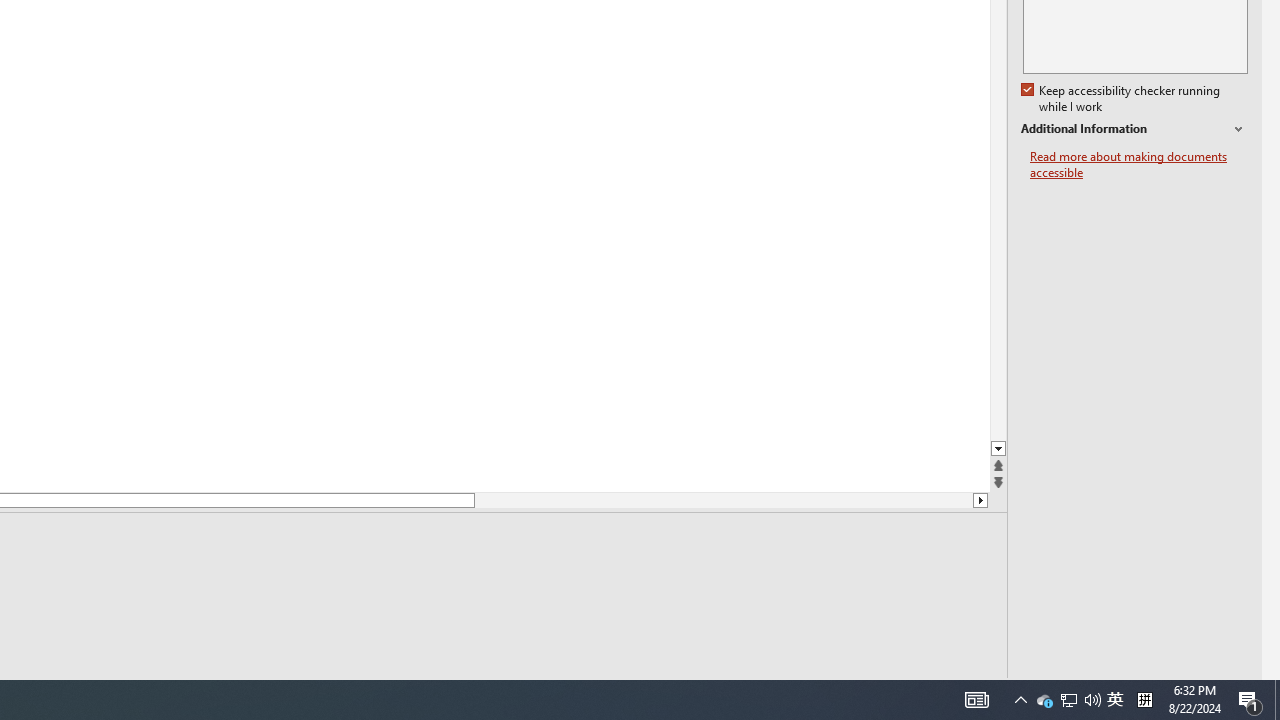 The height and width of the screenshot is (720, 1280). Describe the element at coordinates (1276, 698) in the screenshot. I see `'Show desktop'` at that location.